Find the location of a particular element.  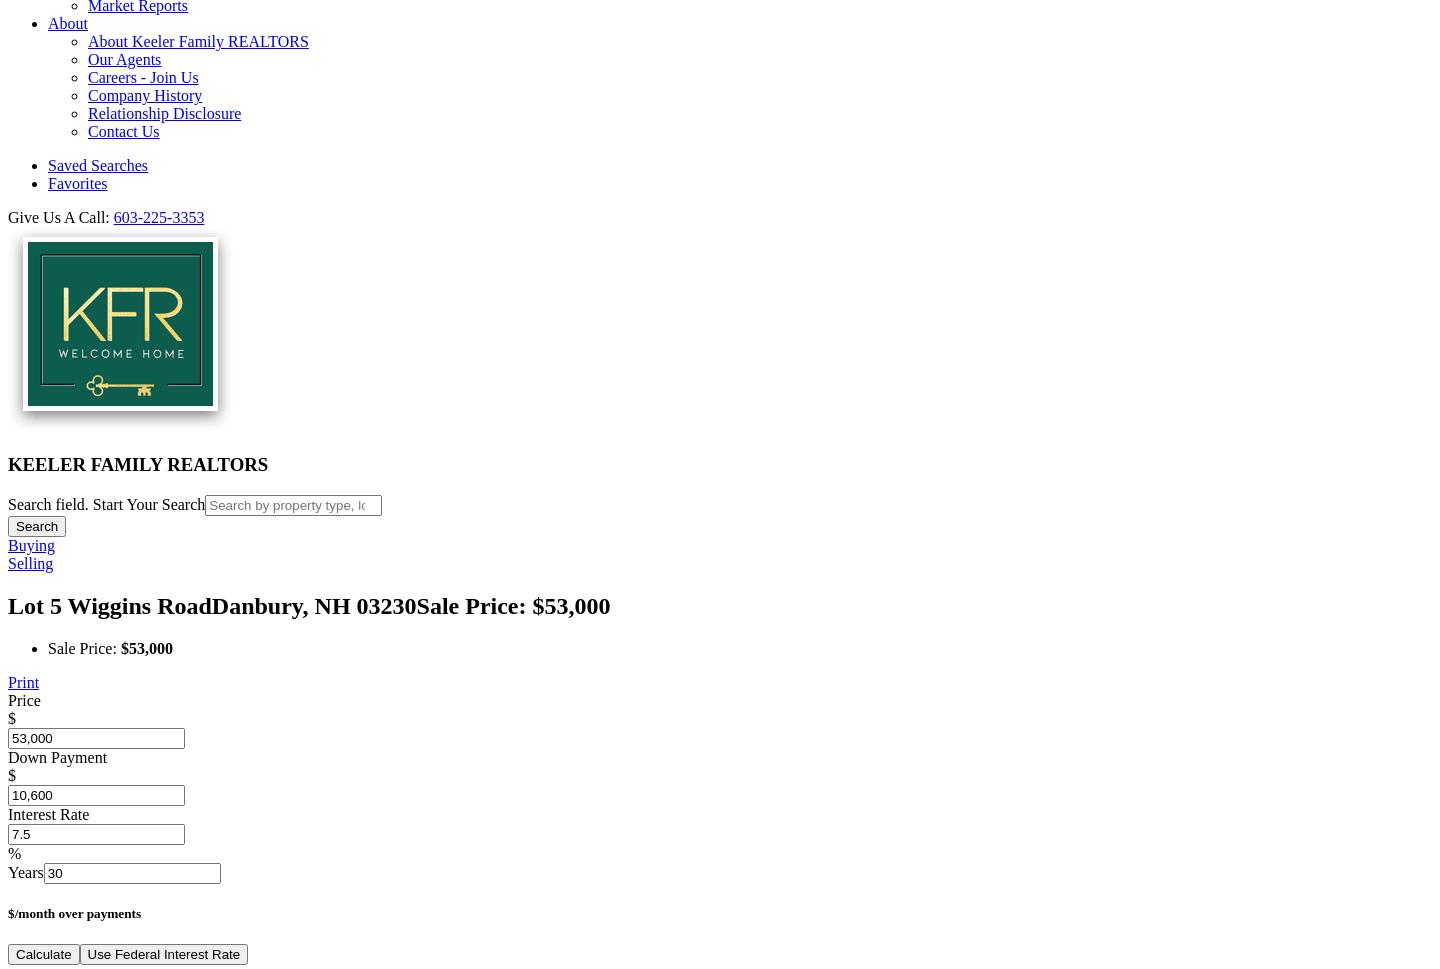

'$53,000' is located at coordinates (145, 647).